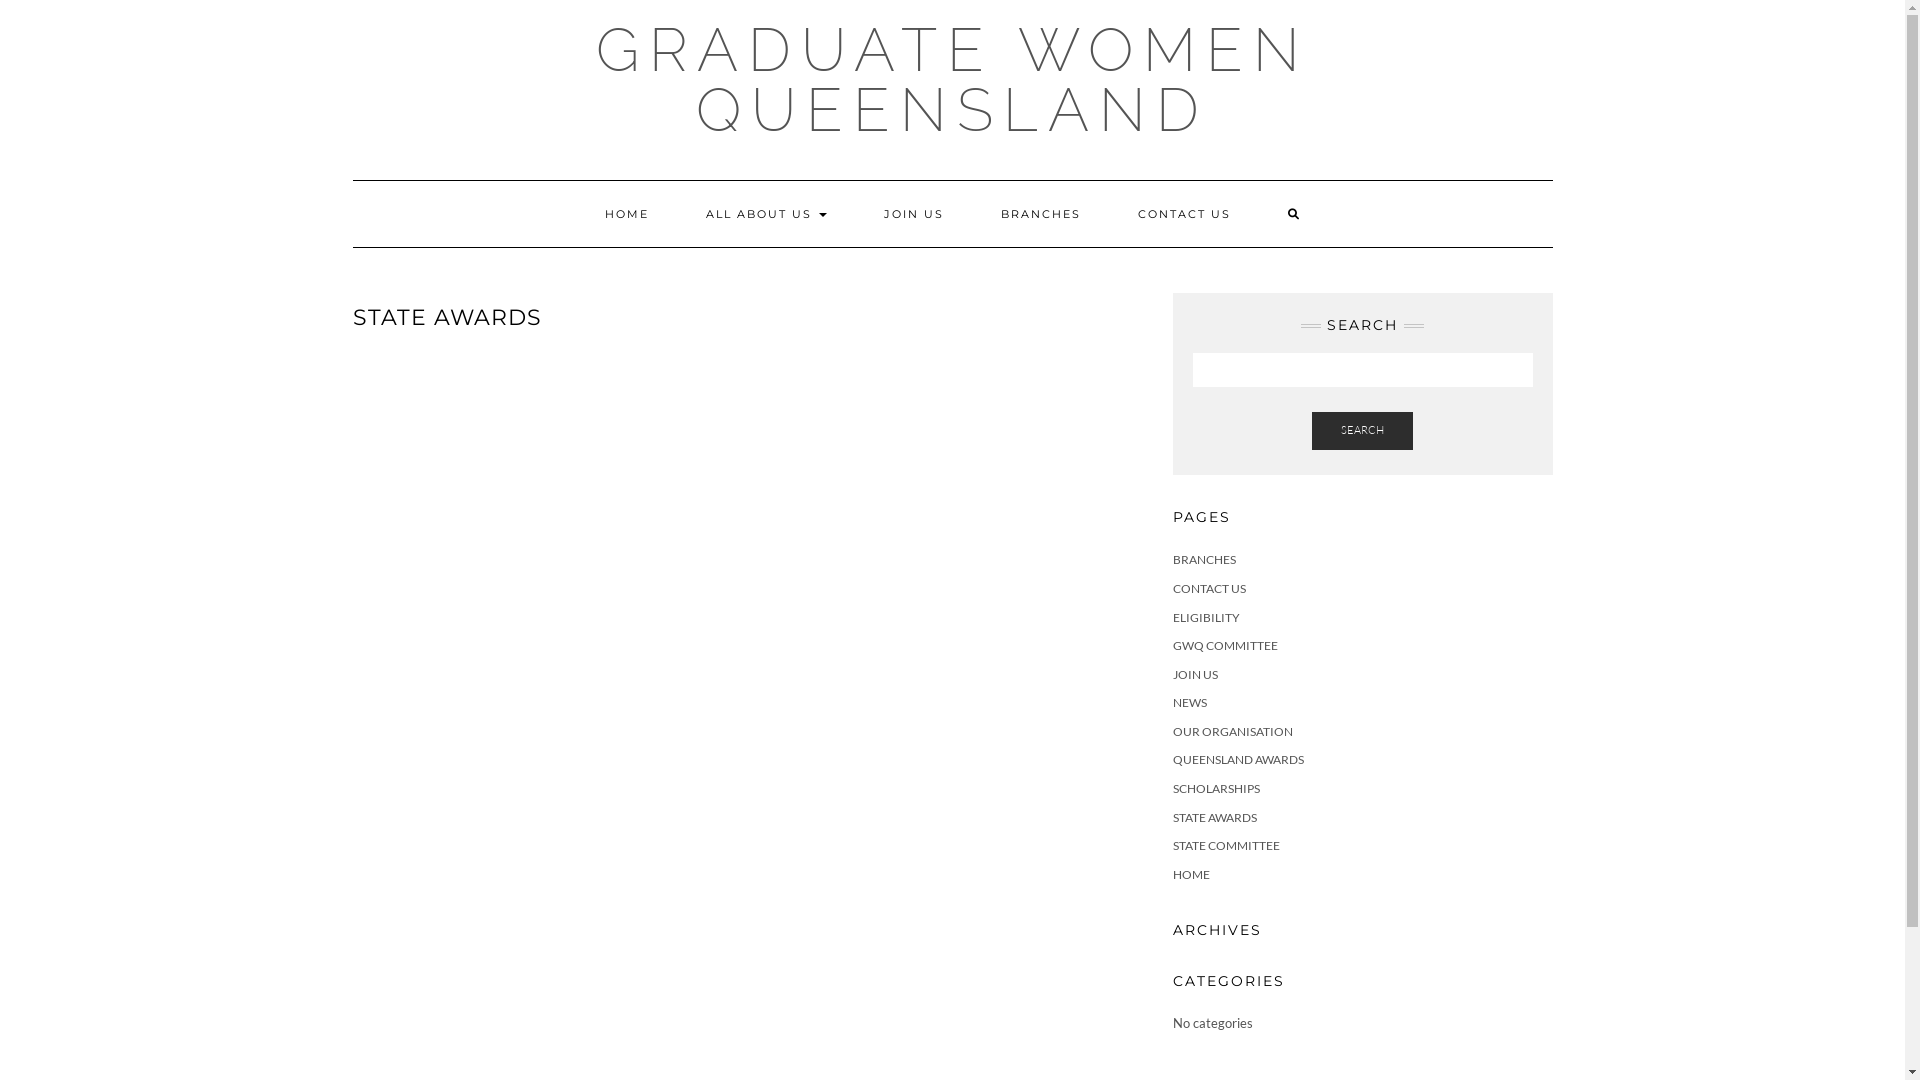 This screenshot has height=1080, width=1920. What do you see at coordinates (1040, 213) in the screenshot?
I see `'BRANCHES'` at bounding box center [1040, 213].